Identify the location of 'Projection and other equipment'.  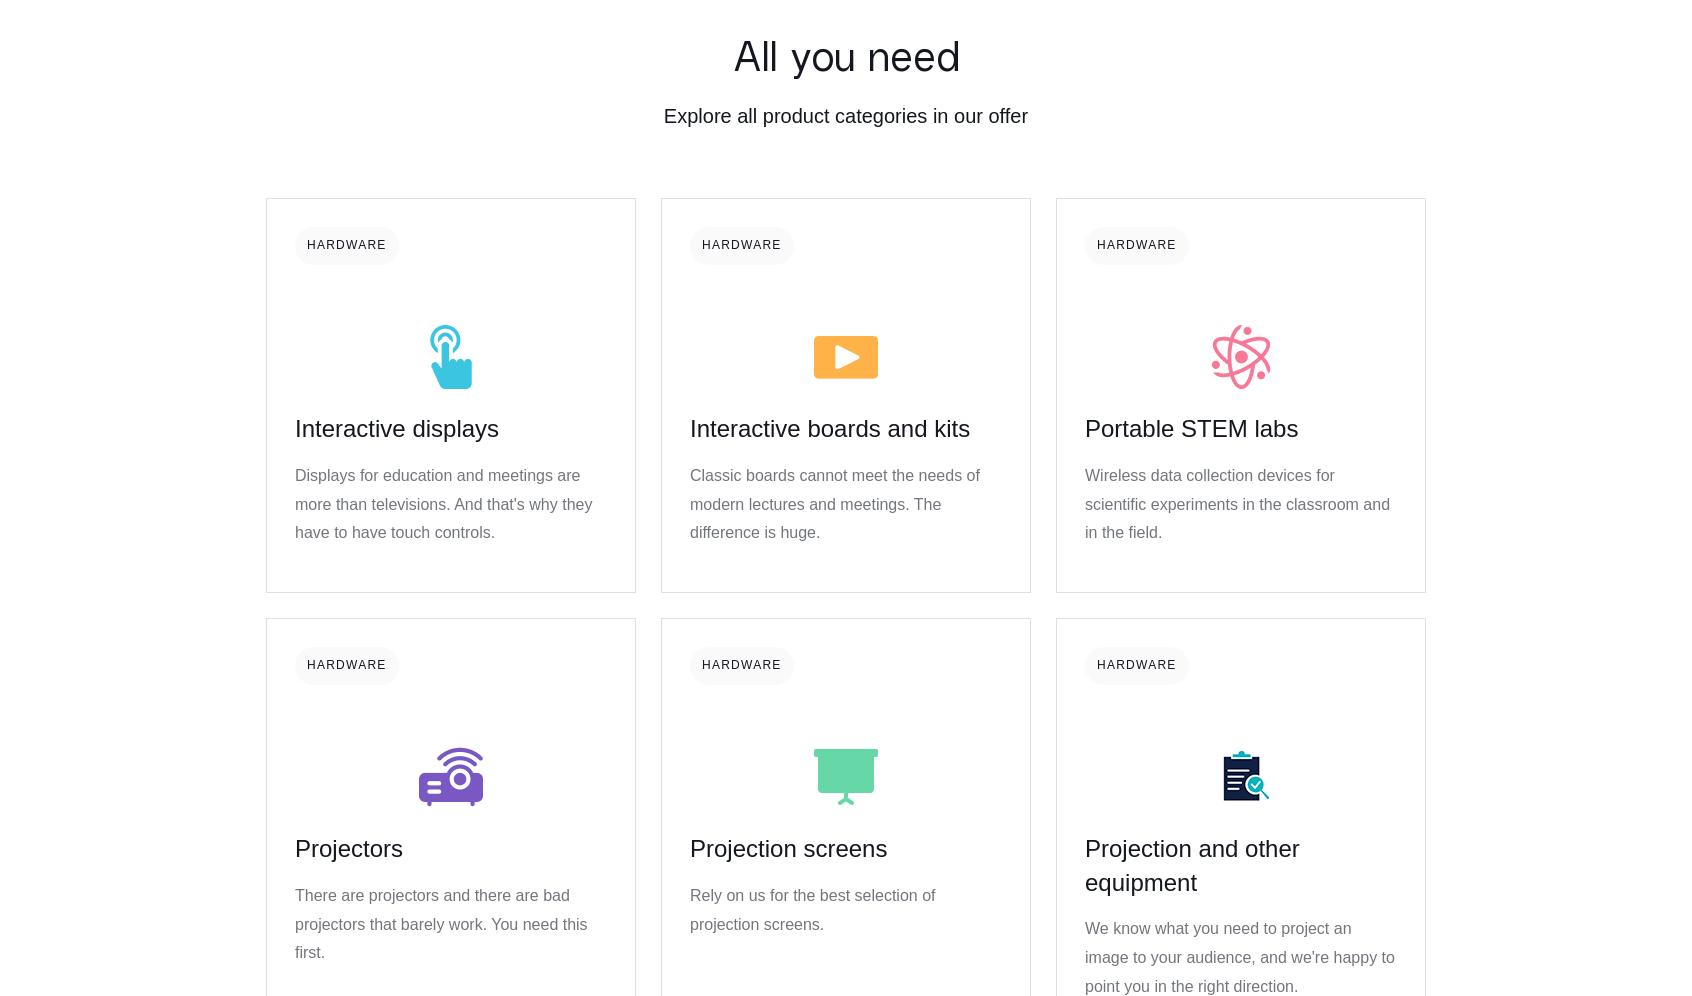
(1191, 865).